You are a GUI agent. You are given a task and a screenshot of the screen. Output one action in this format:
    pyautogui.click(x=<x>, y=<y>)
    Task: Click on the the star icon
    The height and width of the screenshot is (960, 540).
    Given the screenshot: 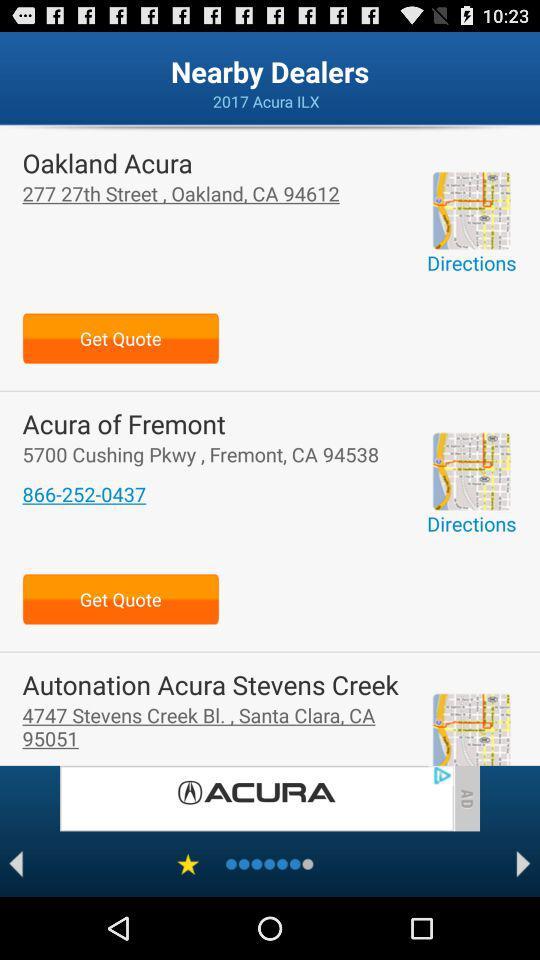 What is the action you would take?
    pyautogui.click(x=188, y=924)
    